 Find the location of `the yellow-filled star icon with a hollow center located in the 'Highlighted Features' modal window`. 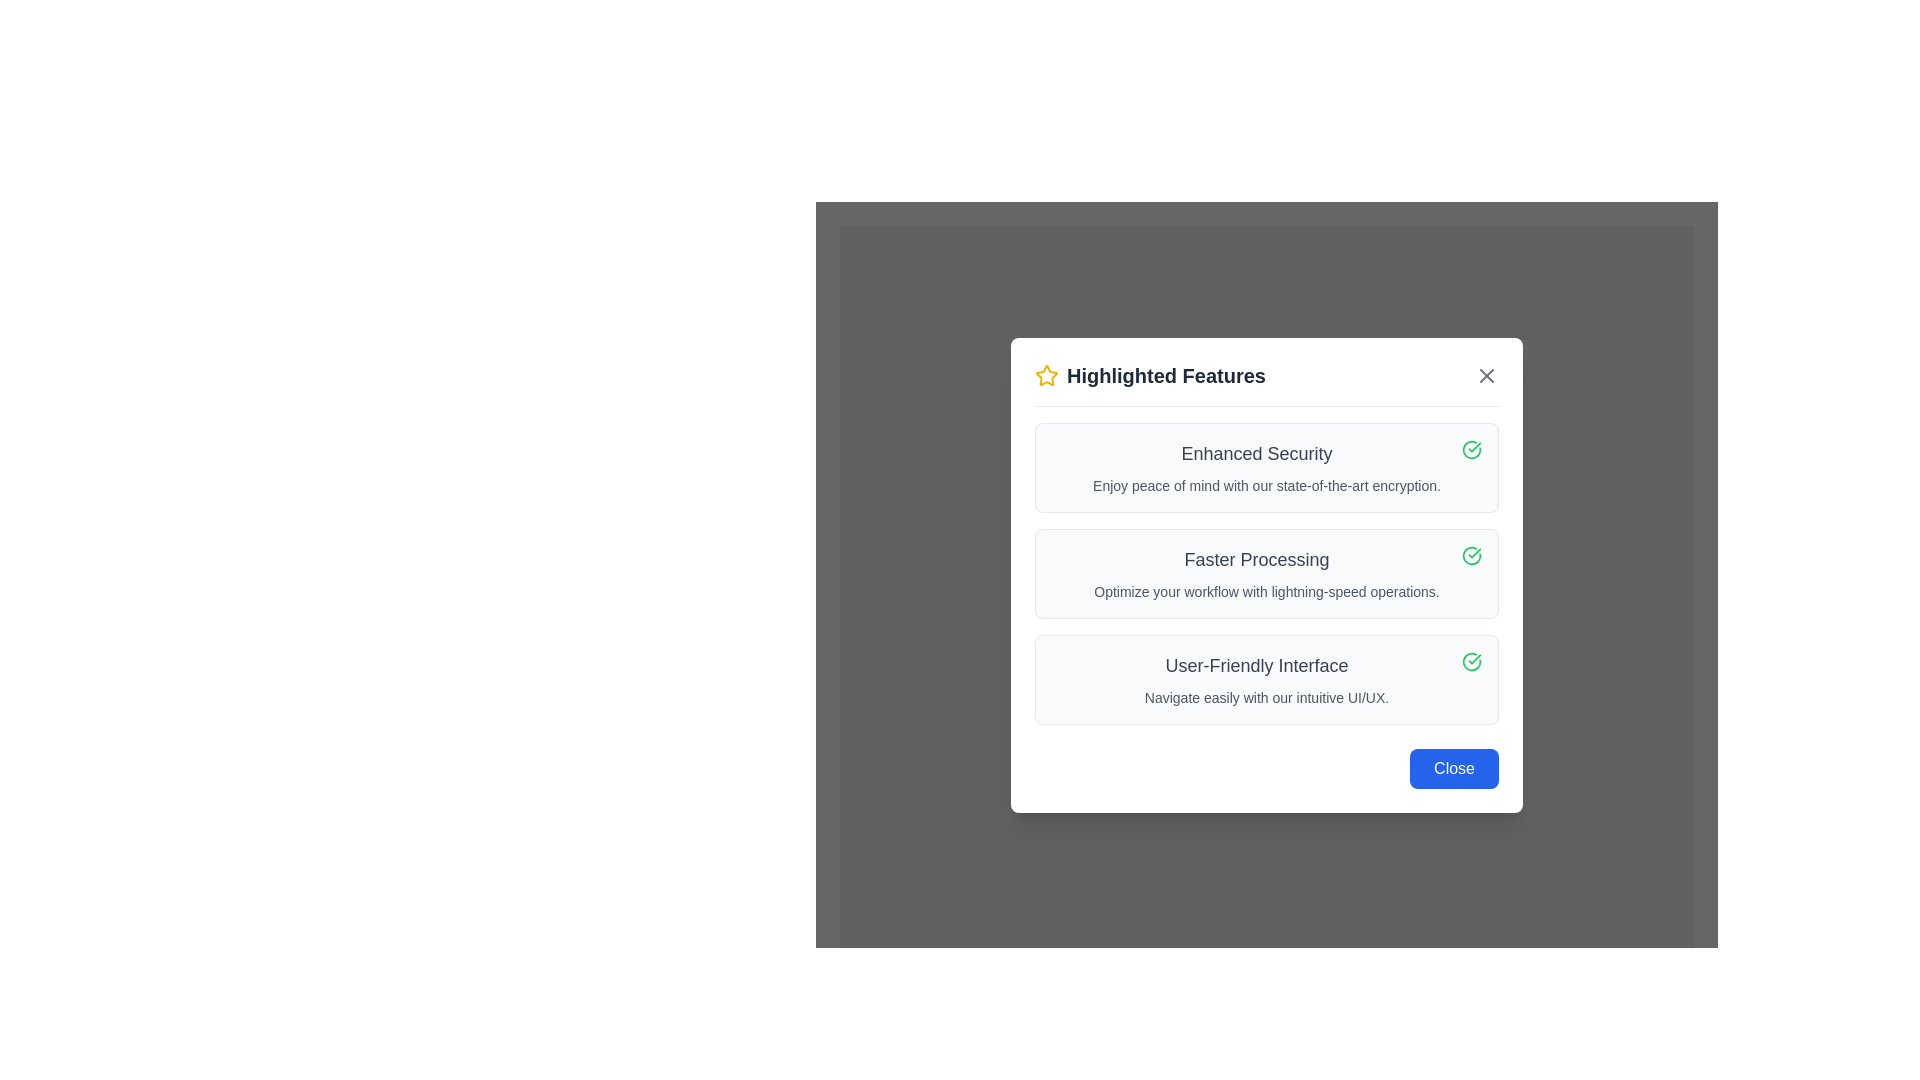

the yellow-filled star icon with a hollow center located in the 'Highlighted Features' modal window is located at coordinates (1045, 375).